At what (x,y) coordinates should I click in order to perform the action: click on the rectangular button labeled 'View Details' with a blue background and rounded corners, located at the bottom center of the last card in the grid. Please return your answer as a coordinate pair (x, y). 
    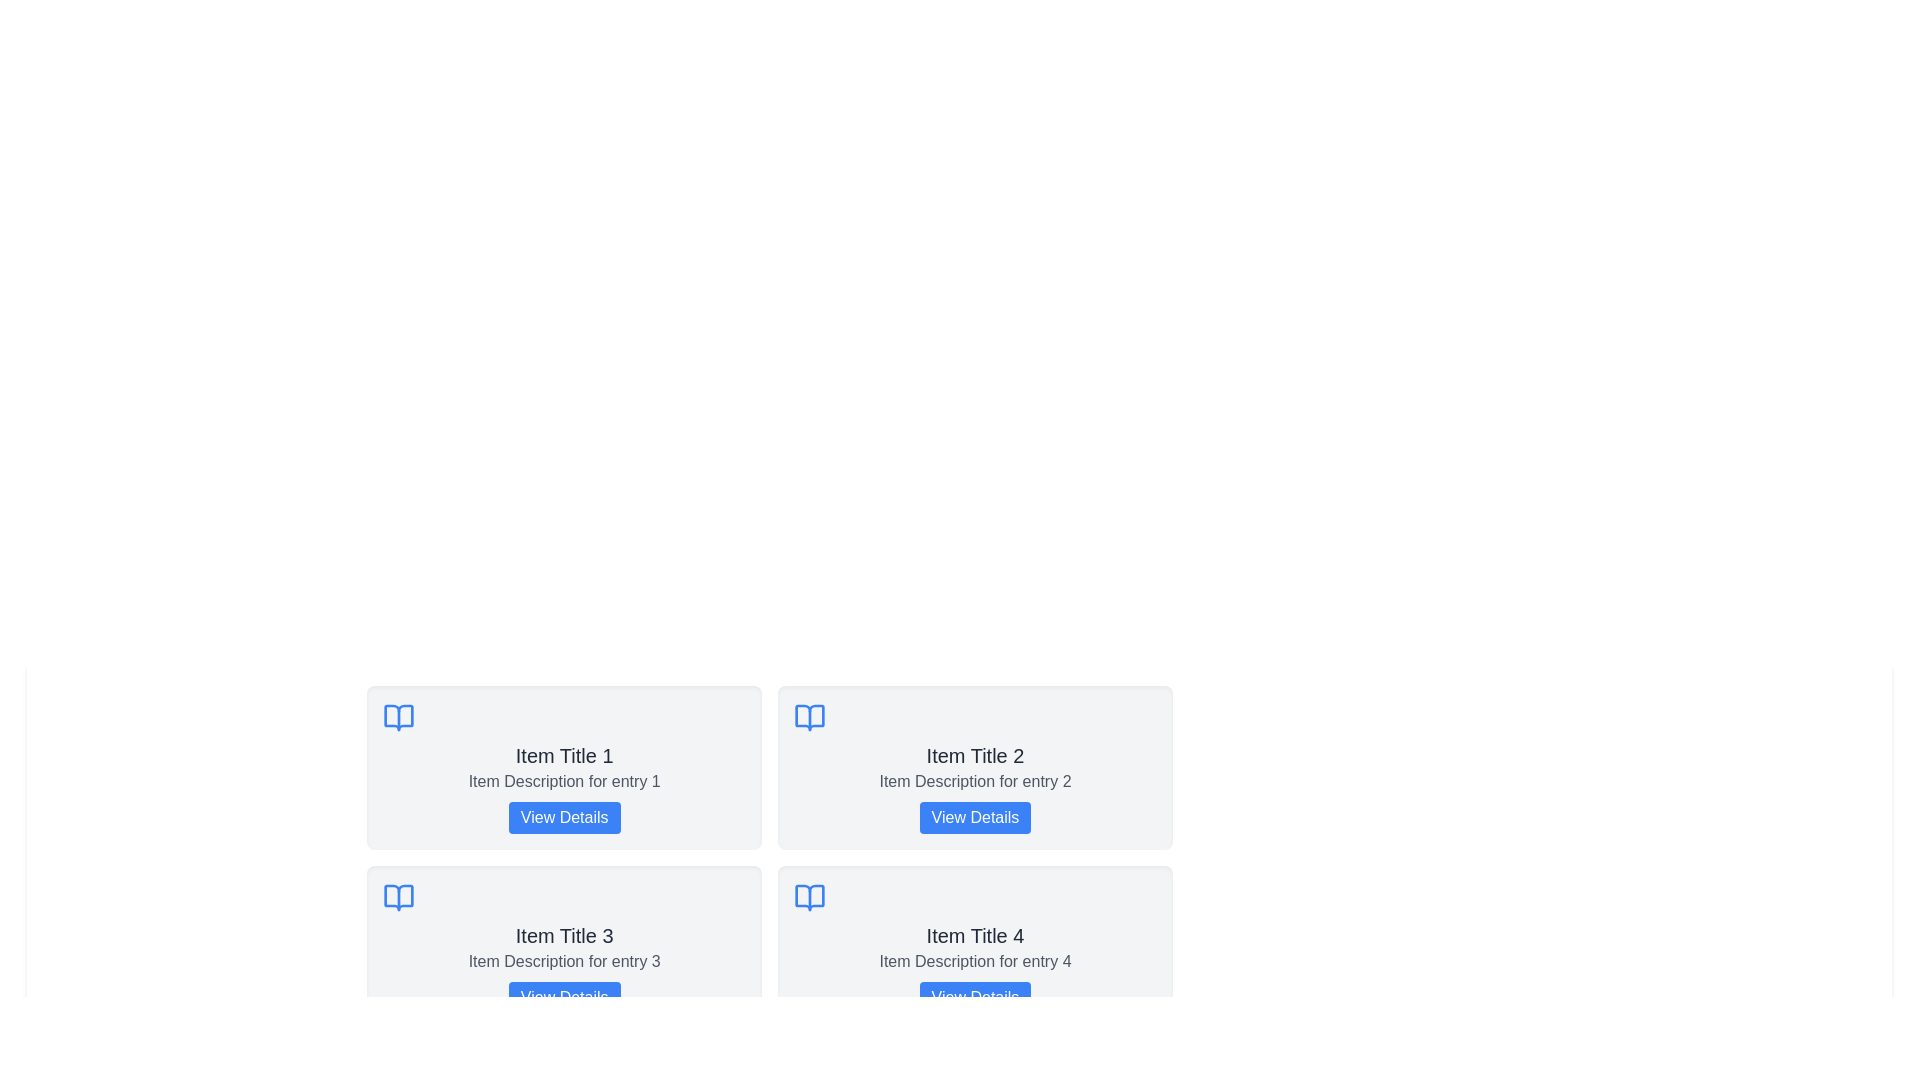
    Looking at the image, I should click on (975, 998).